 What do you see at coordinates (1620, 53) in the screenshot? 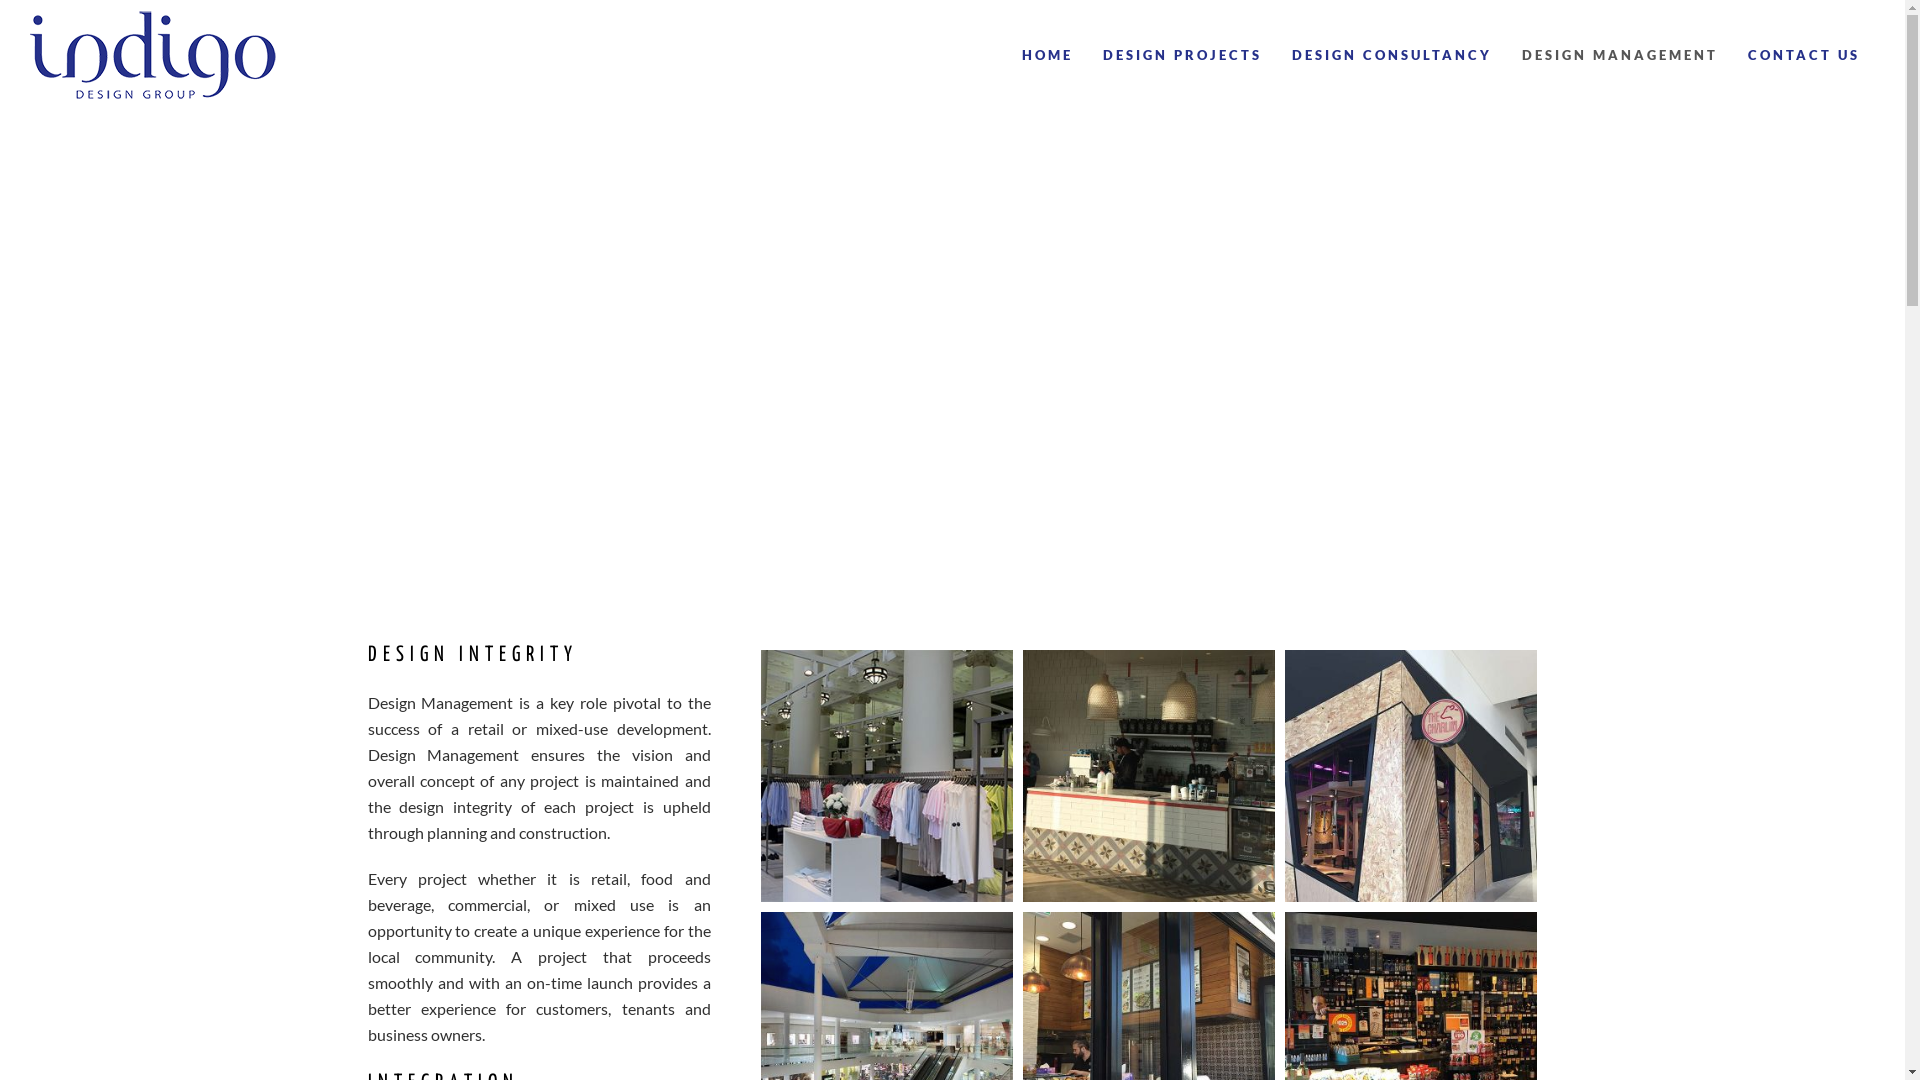
I see `'DESIGN MANAGEMENT'` at bounding box center [1620, 53].